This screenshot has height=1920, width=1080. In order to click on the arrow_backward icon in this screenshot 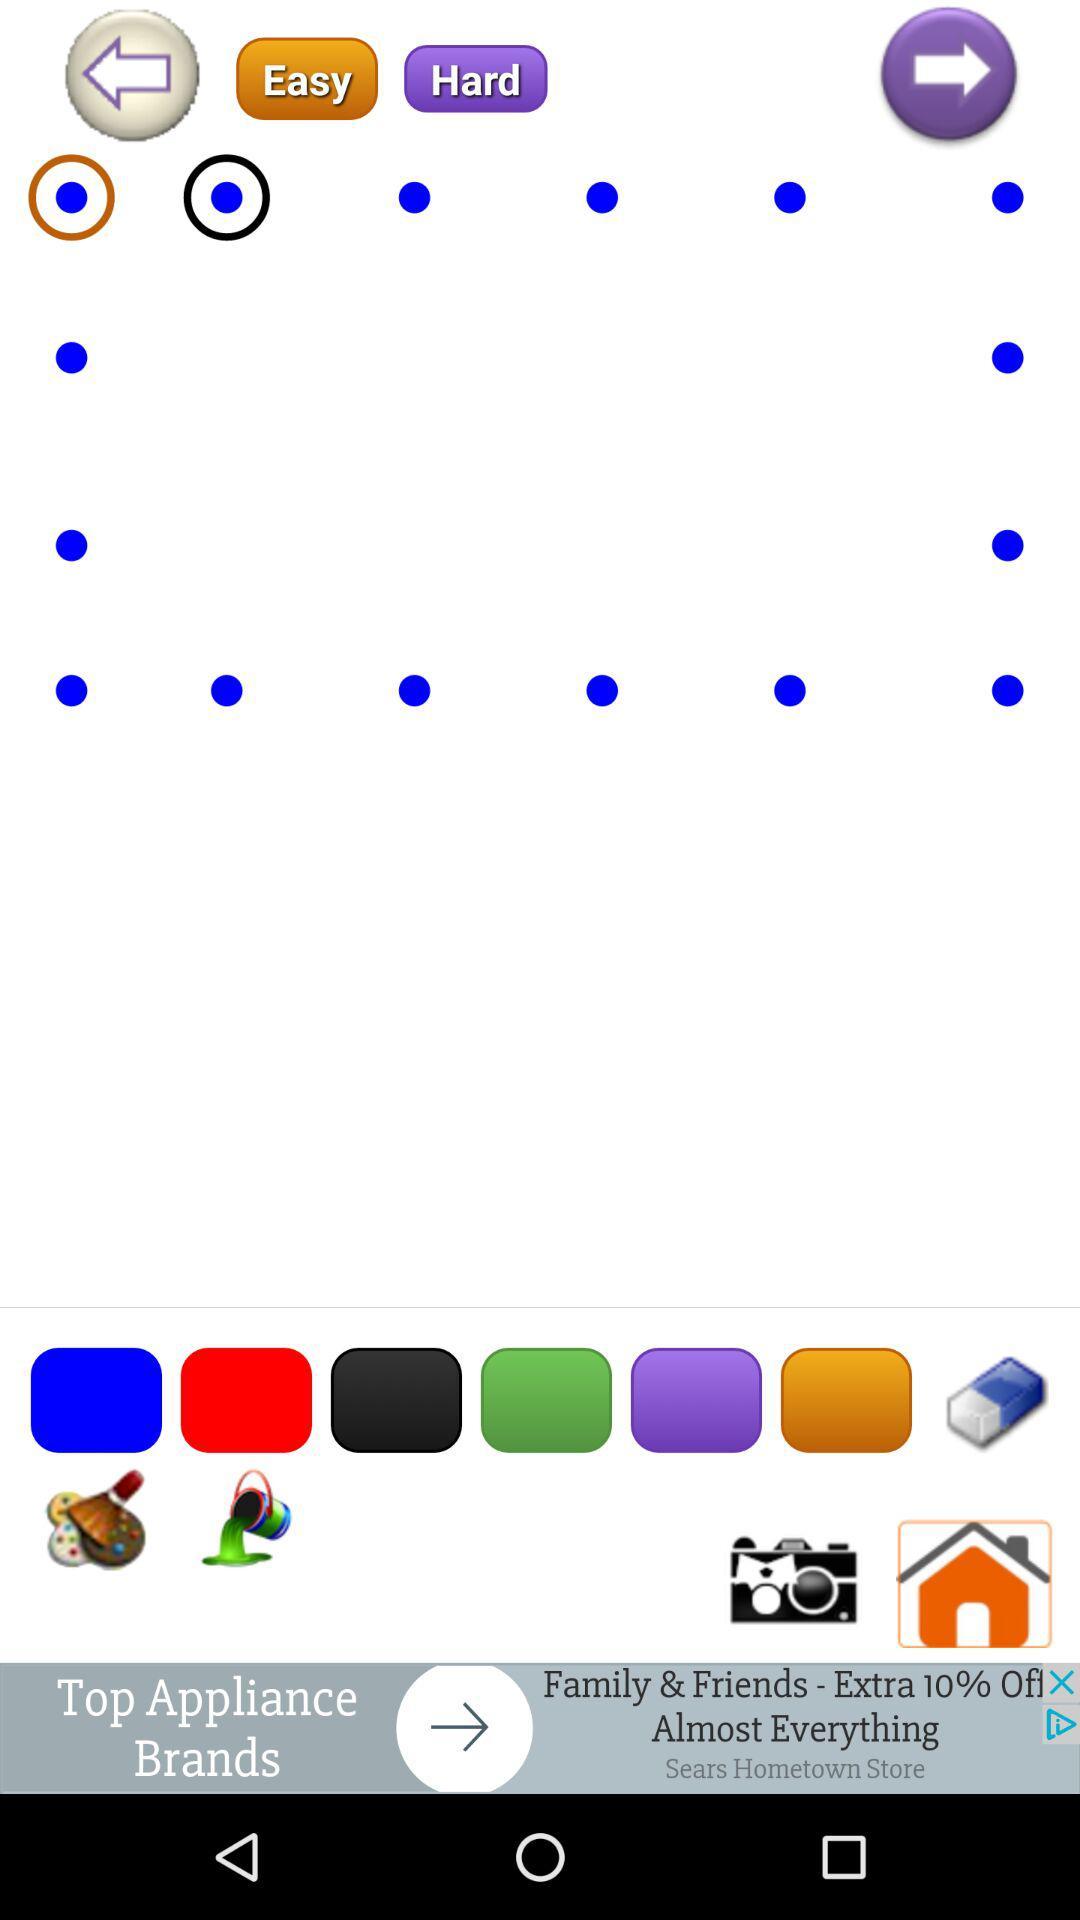, I will do `click(131, 83)`.